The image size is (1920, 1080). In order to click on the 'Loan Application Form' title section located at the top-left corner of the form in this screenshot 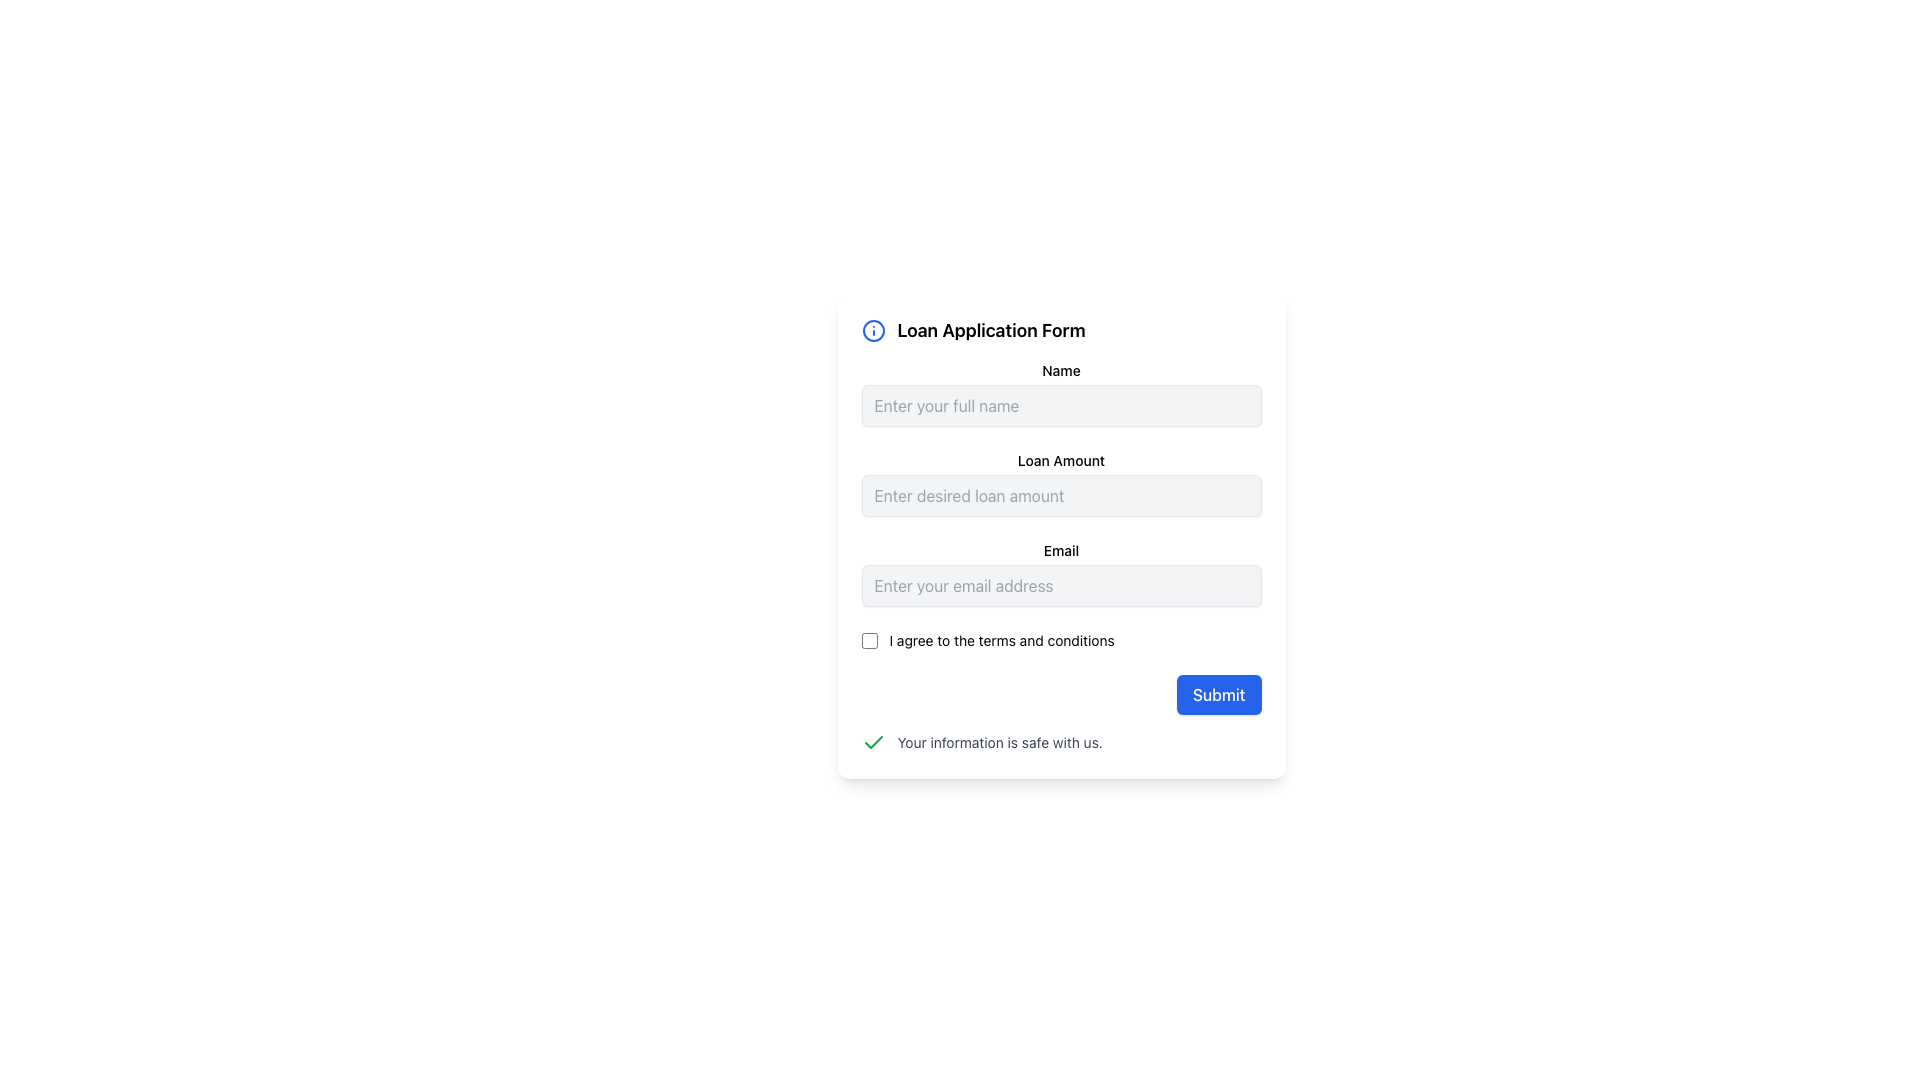, I will do `click(1060, 330)`.